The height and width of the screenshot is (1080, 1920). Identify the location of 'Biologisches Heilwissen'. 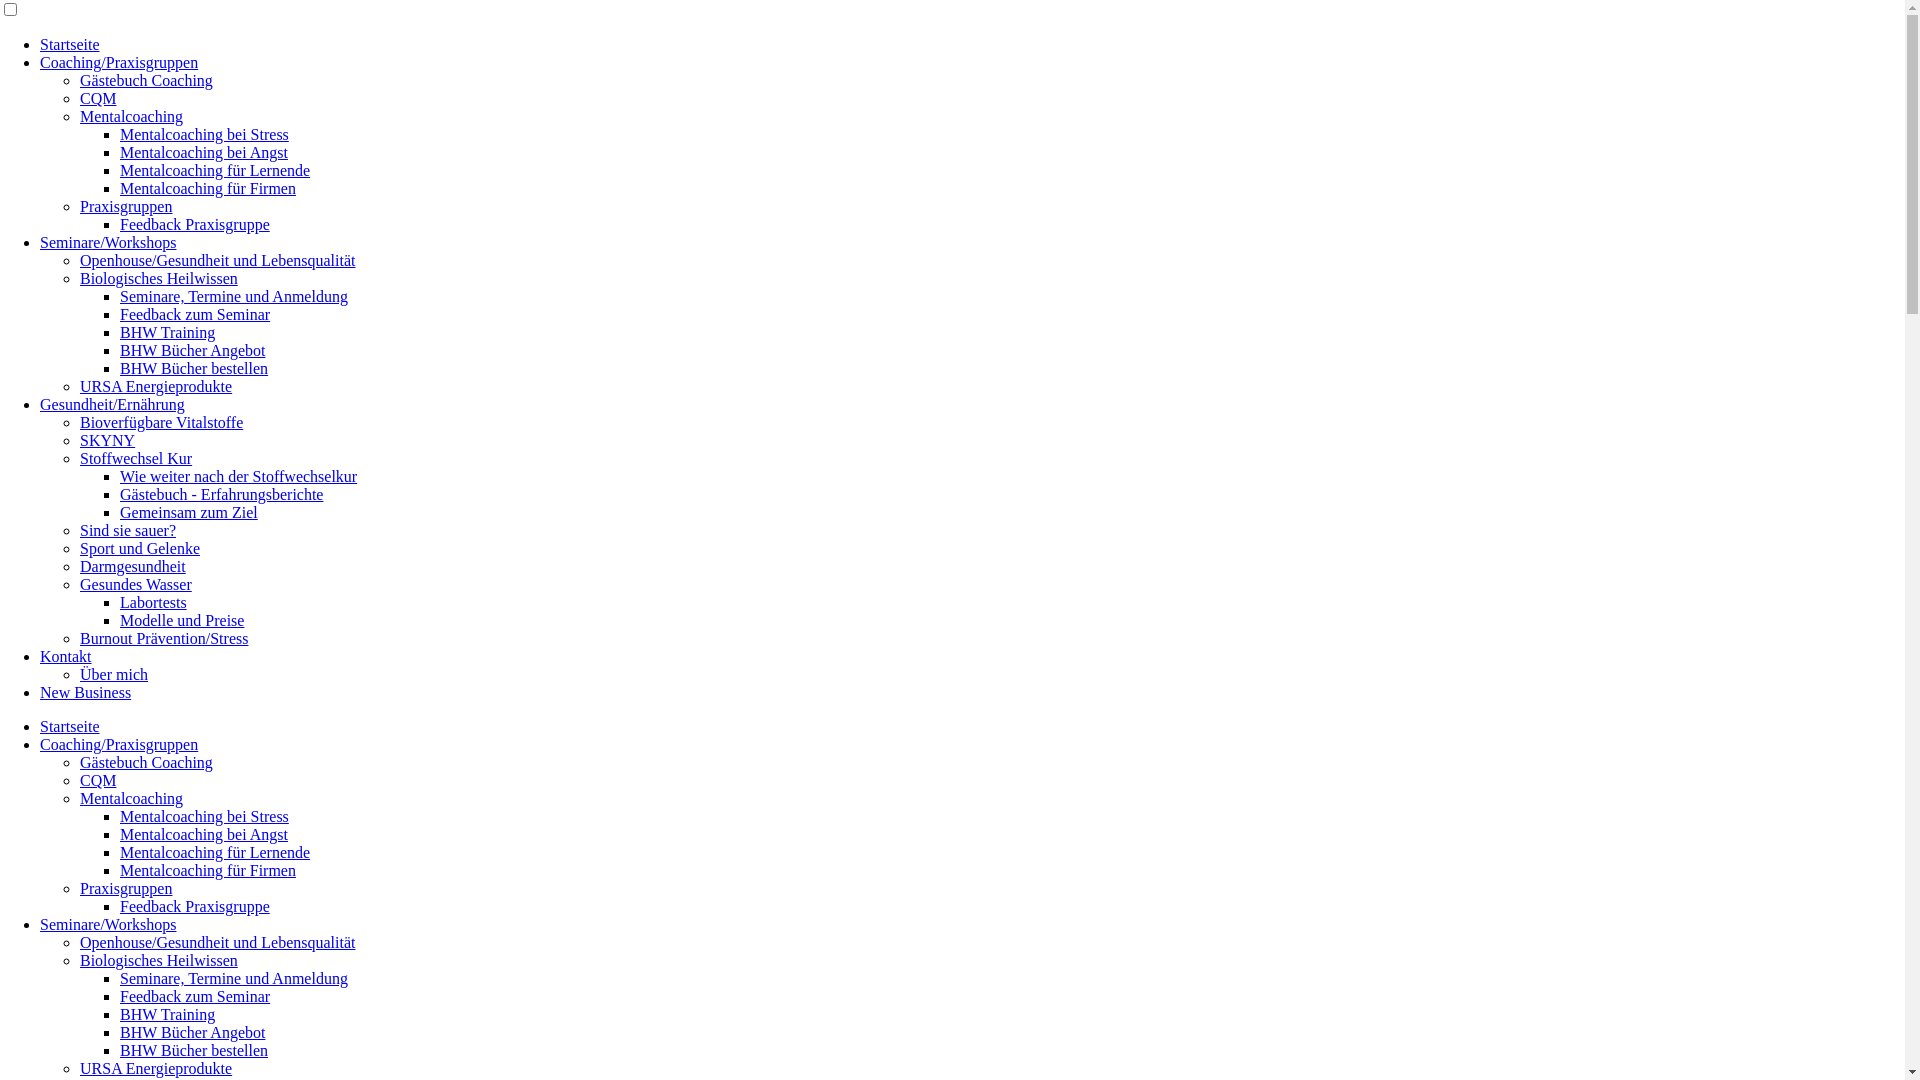
(80, 959).